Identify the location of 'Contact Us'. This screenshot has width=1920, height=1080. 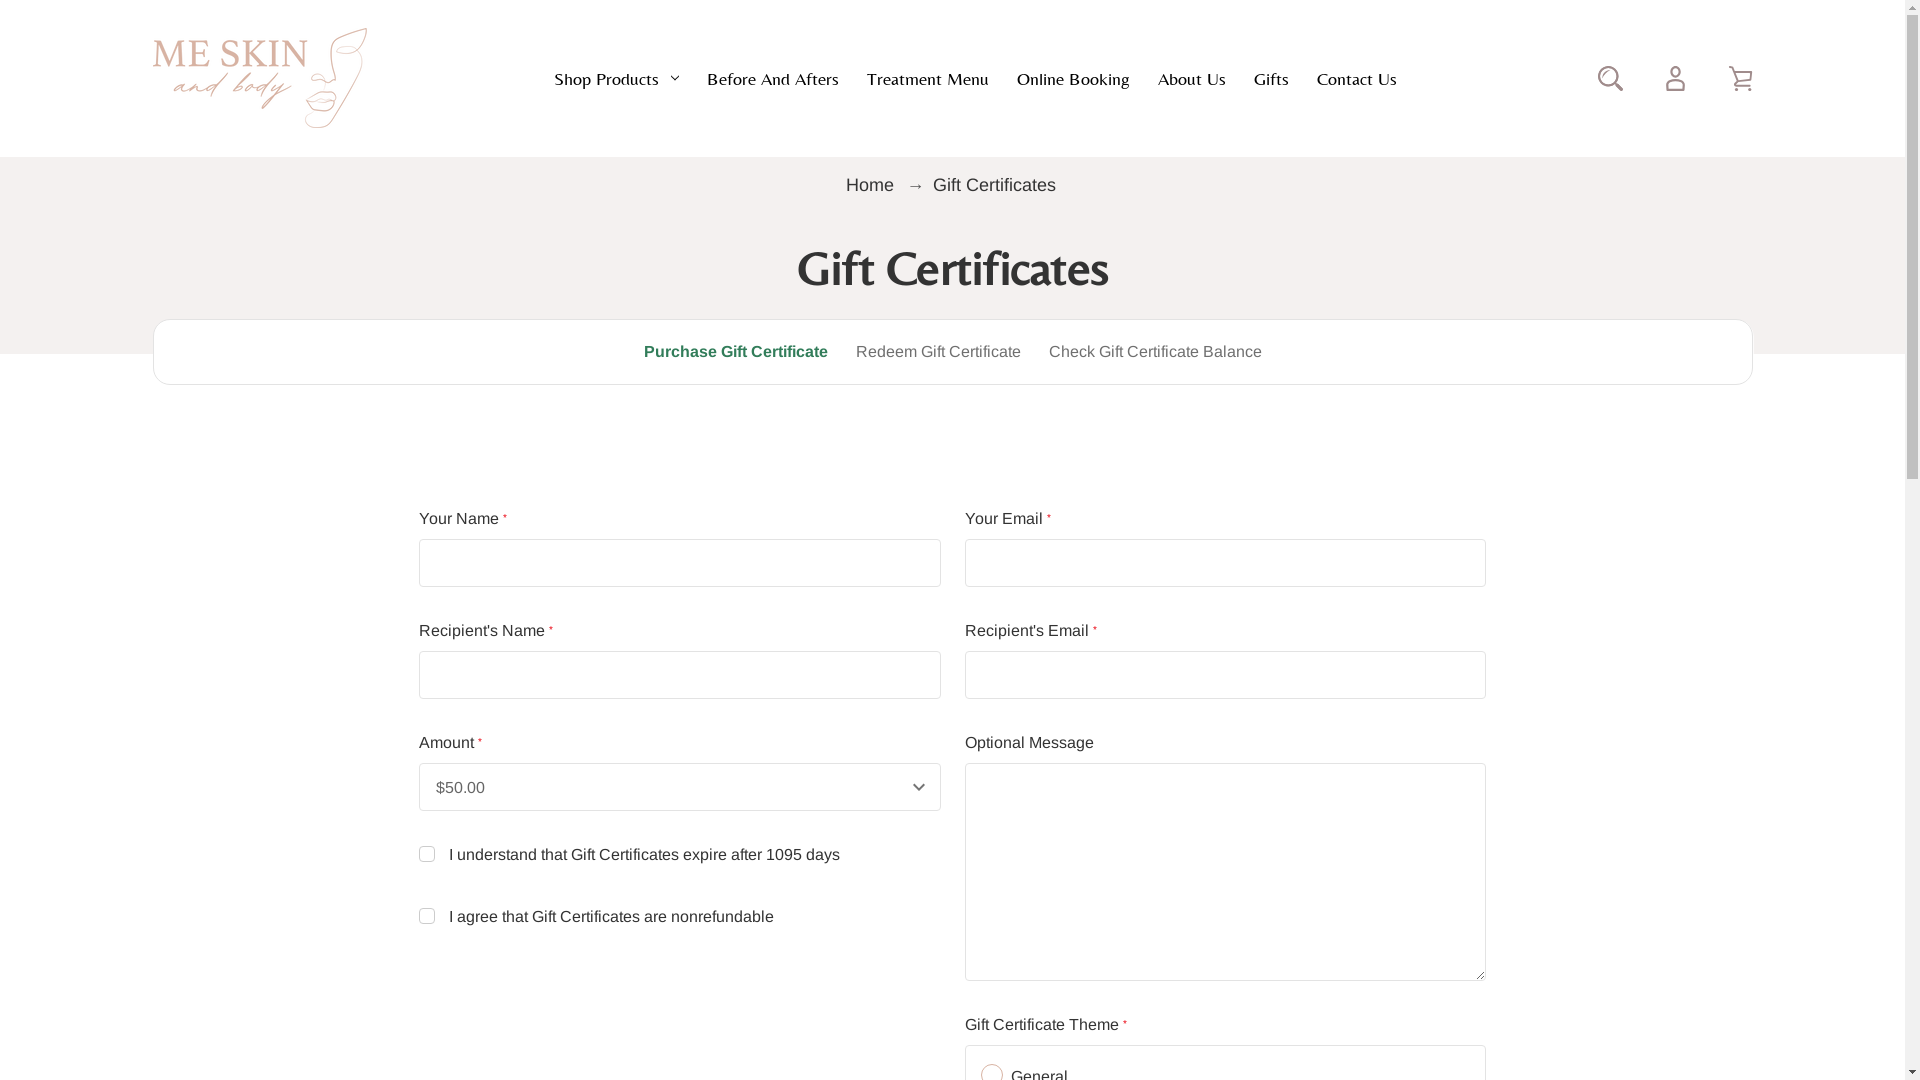
(1315, 76).